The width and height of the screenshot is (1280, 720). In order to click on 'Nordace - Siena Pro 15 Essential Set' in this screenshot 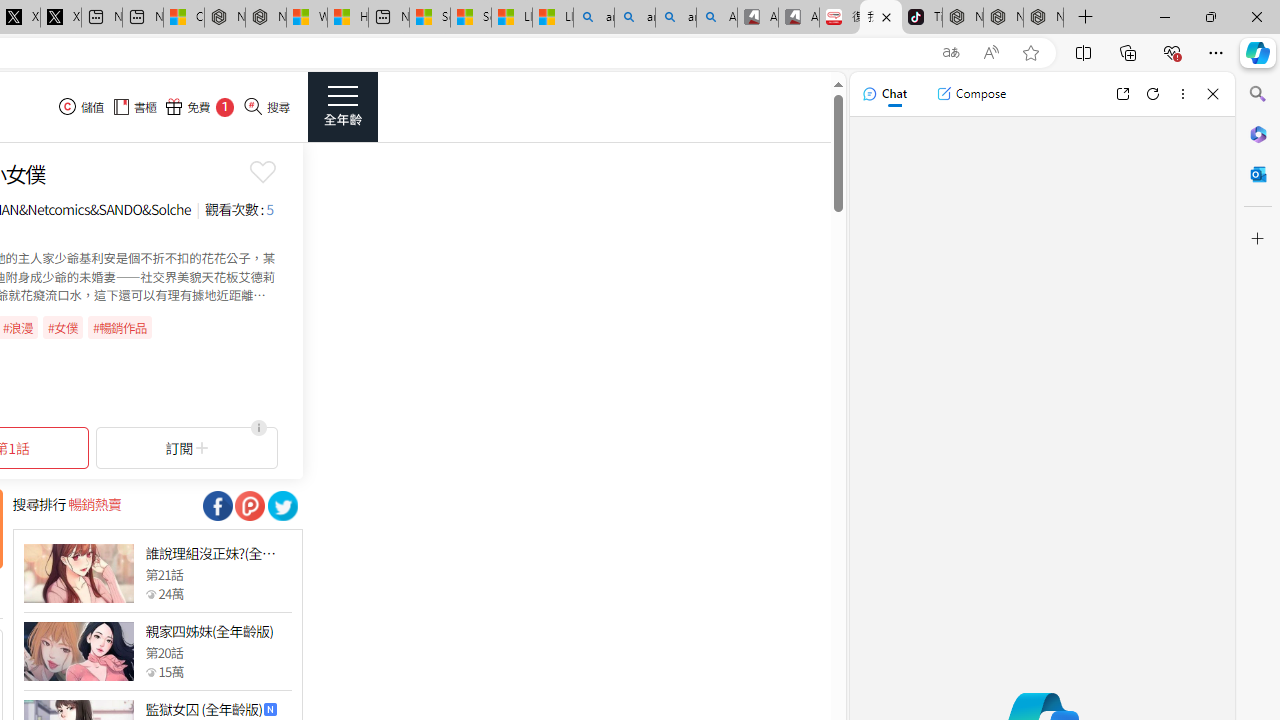, I will do `click(1042, 17)`.